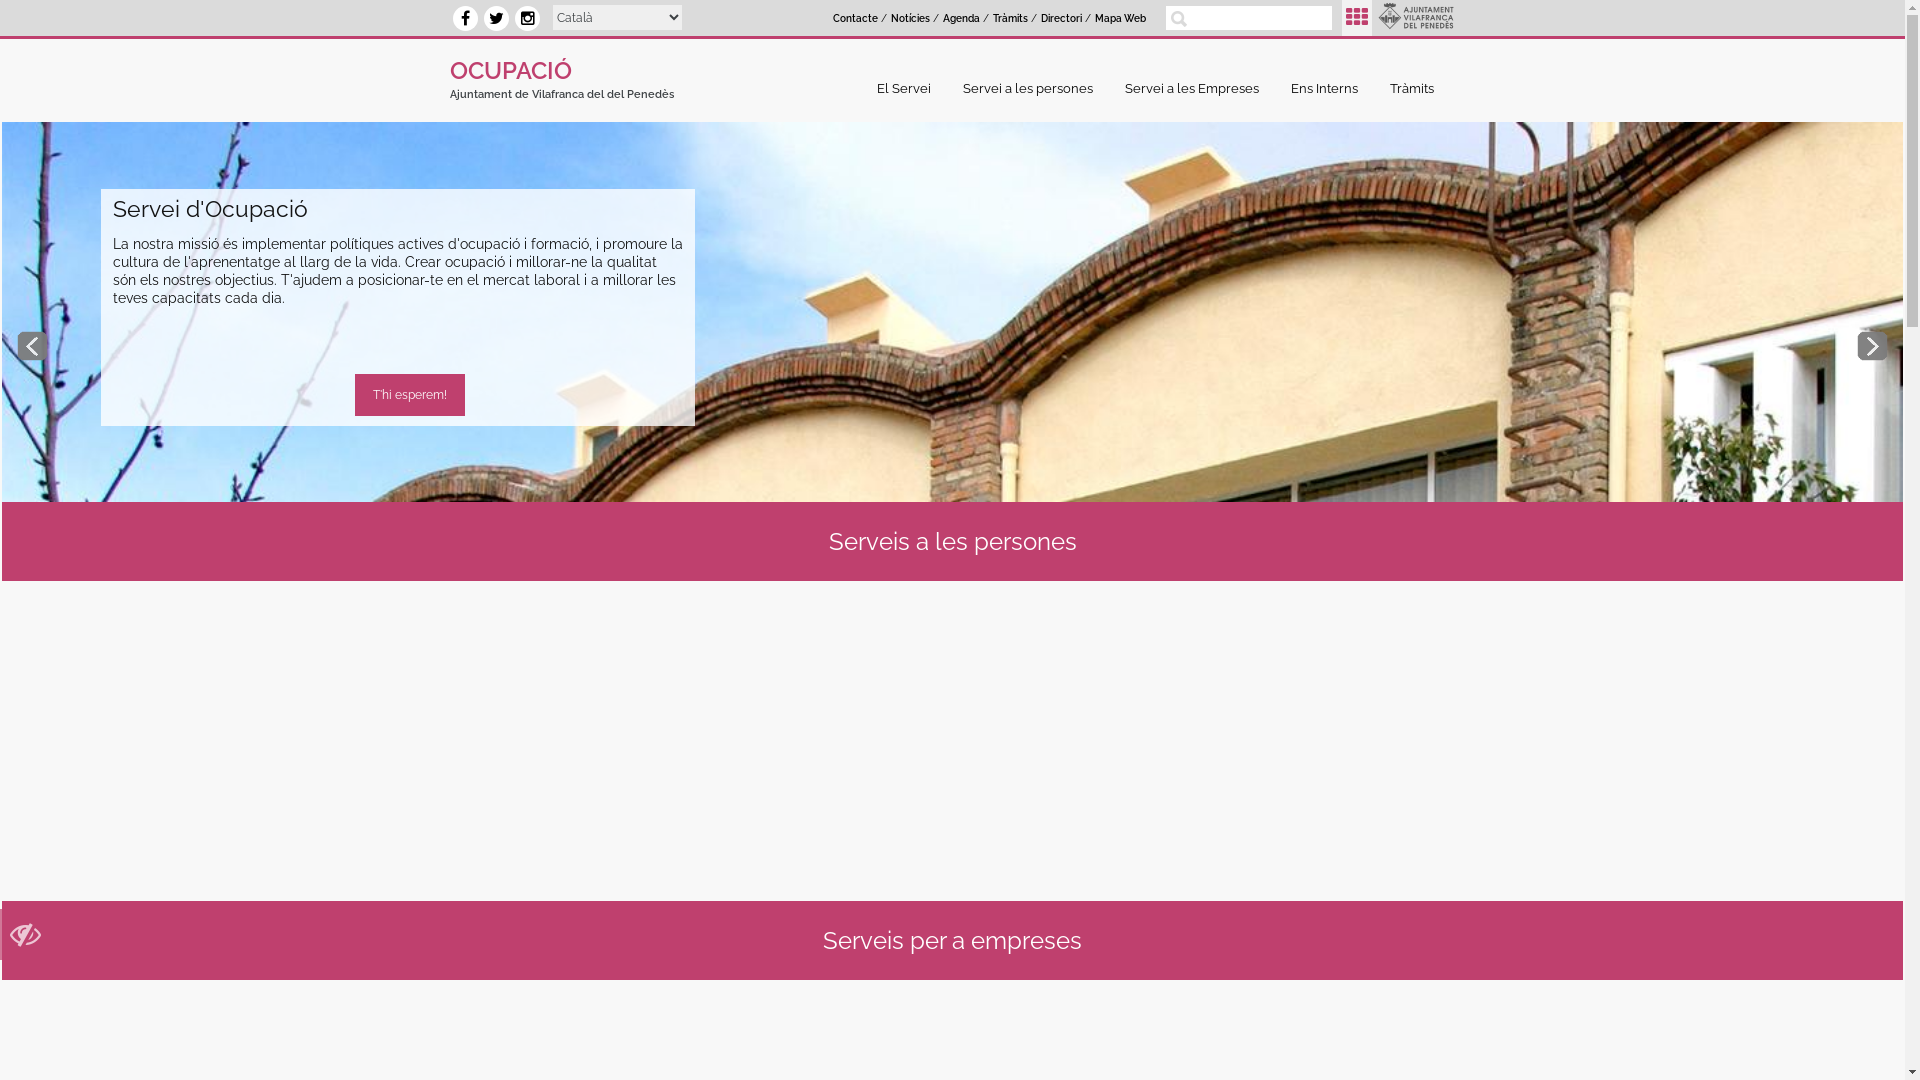 This screenshot has width=1920, height=1080. Describe the element at coordinates (855, 19) in the screenshot. I see `'Contacte'` at that location.